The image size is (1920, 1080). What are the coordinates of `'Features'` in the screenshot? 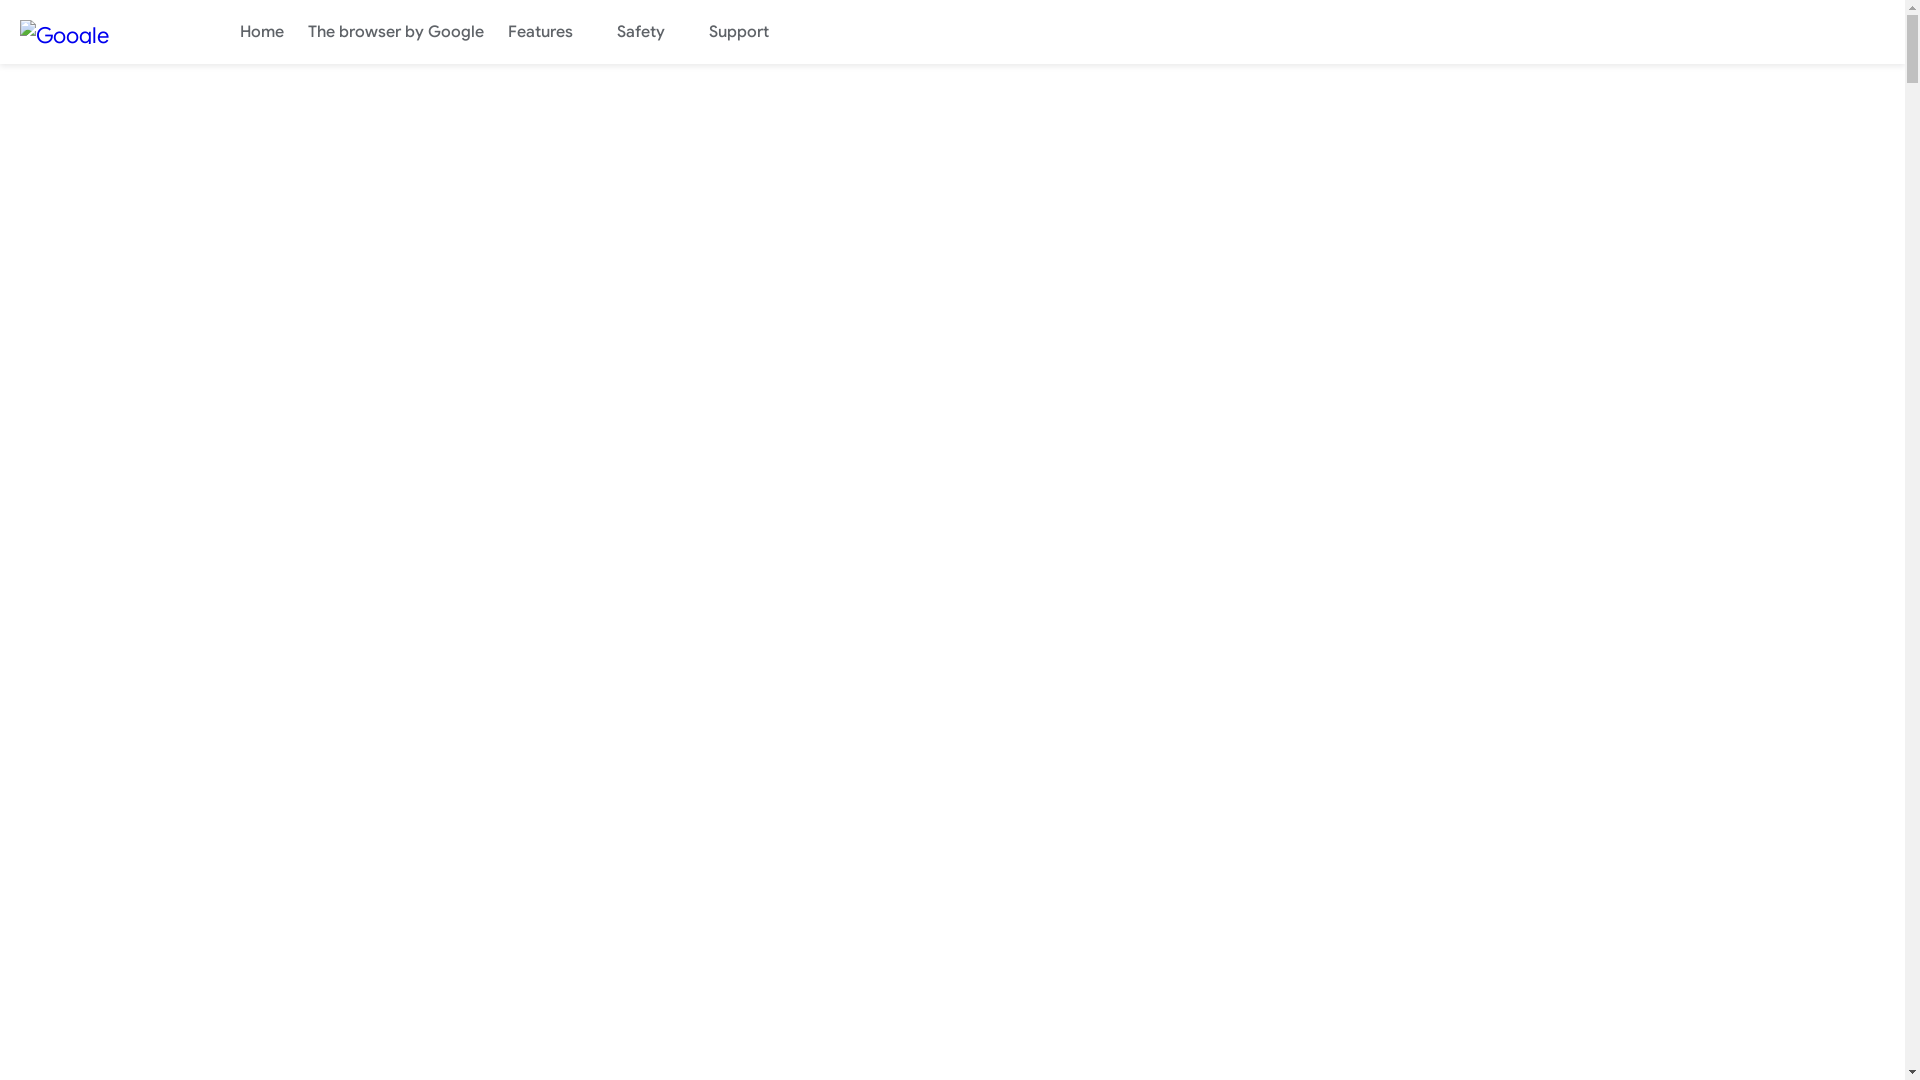 It's located at (550, 31).